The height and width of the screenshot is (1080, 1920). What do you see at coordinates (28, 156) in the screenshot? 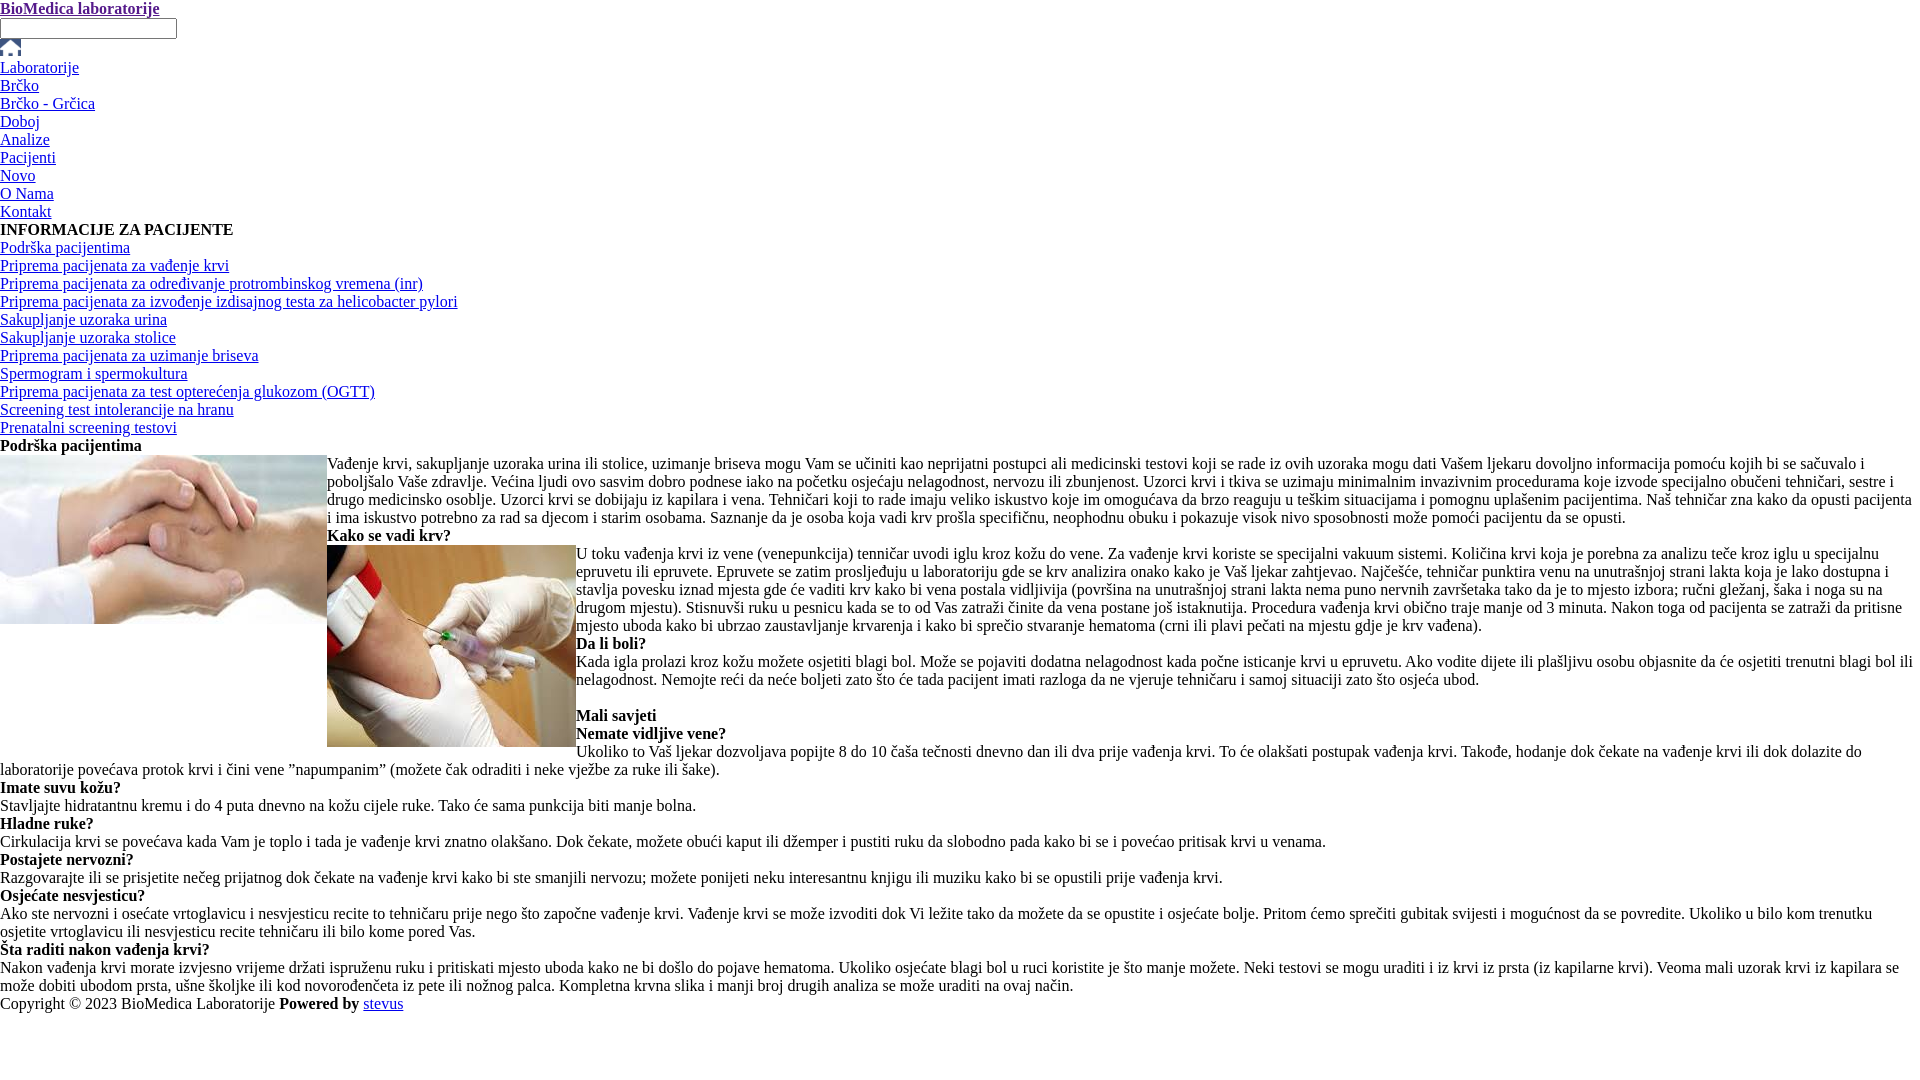
I see `'Pacijenti'` at bounding box center [28, 156].